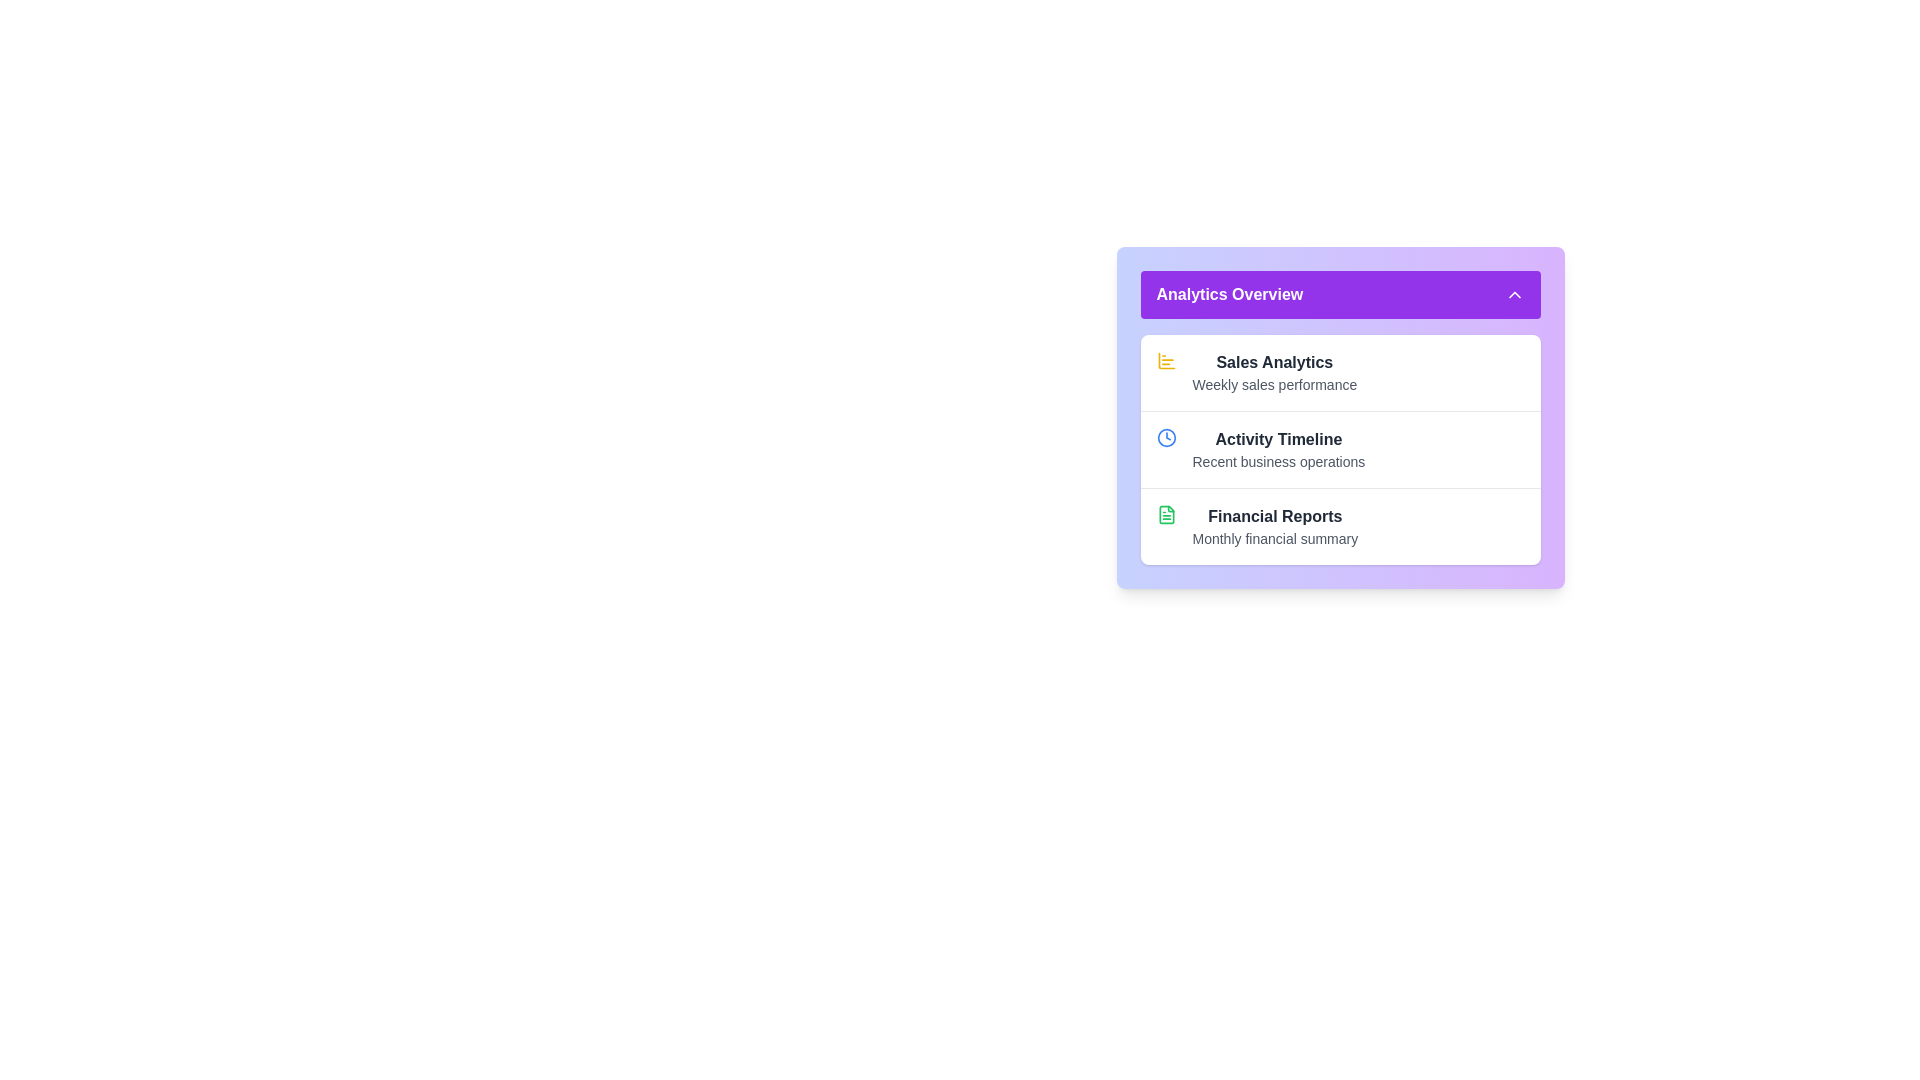 The image size is (1920, 1080). I want to click on the circular SVG element representing a part of the clock icon located adjacent to the 'Activity Timeline' text in the 'Analytics Overview' section, so click(1166, 437).